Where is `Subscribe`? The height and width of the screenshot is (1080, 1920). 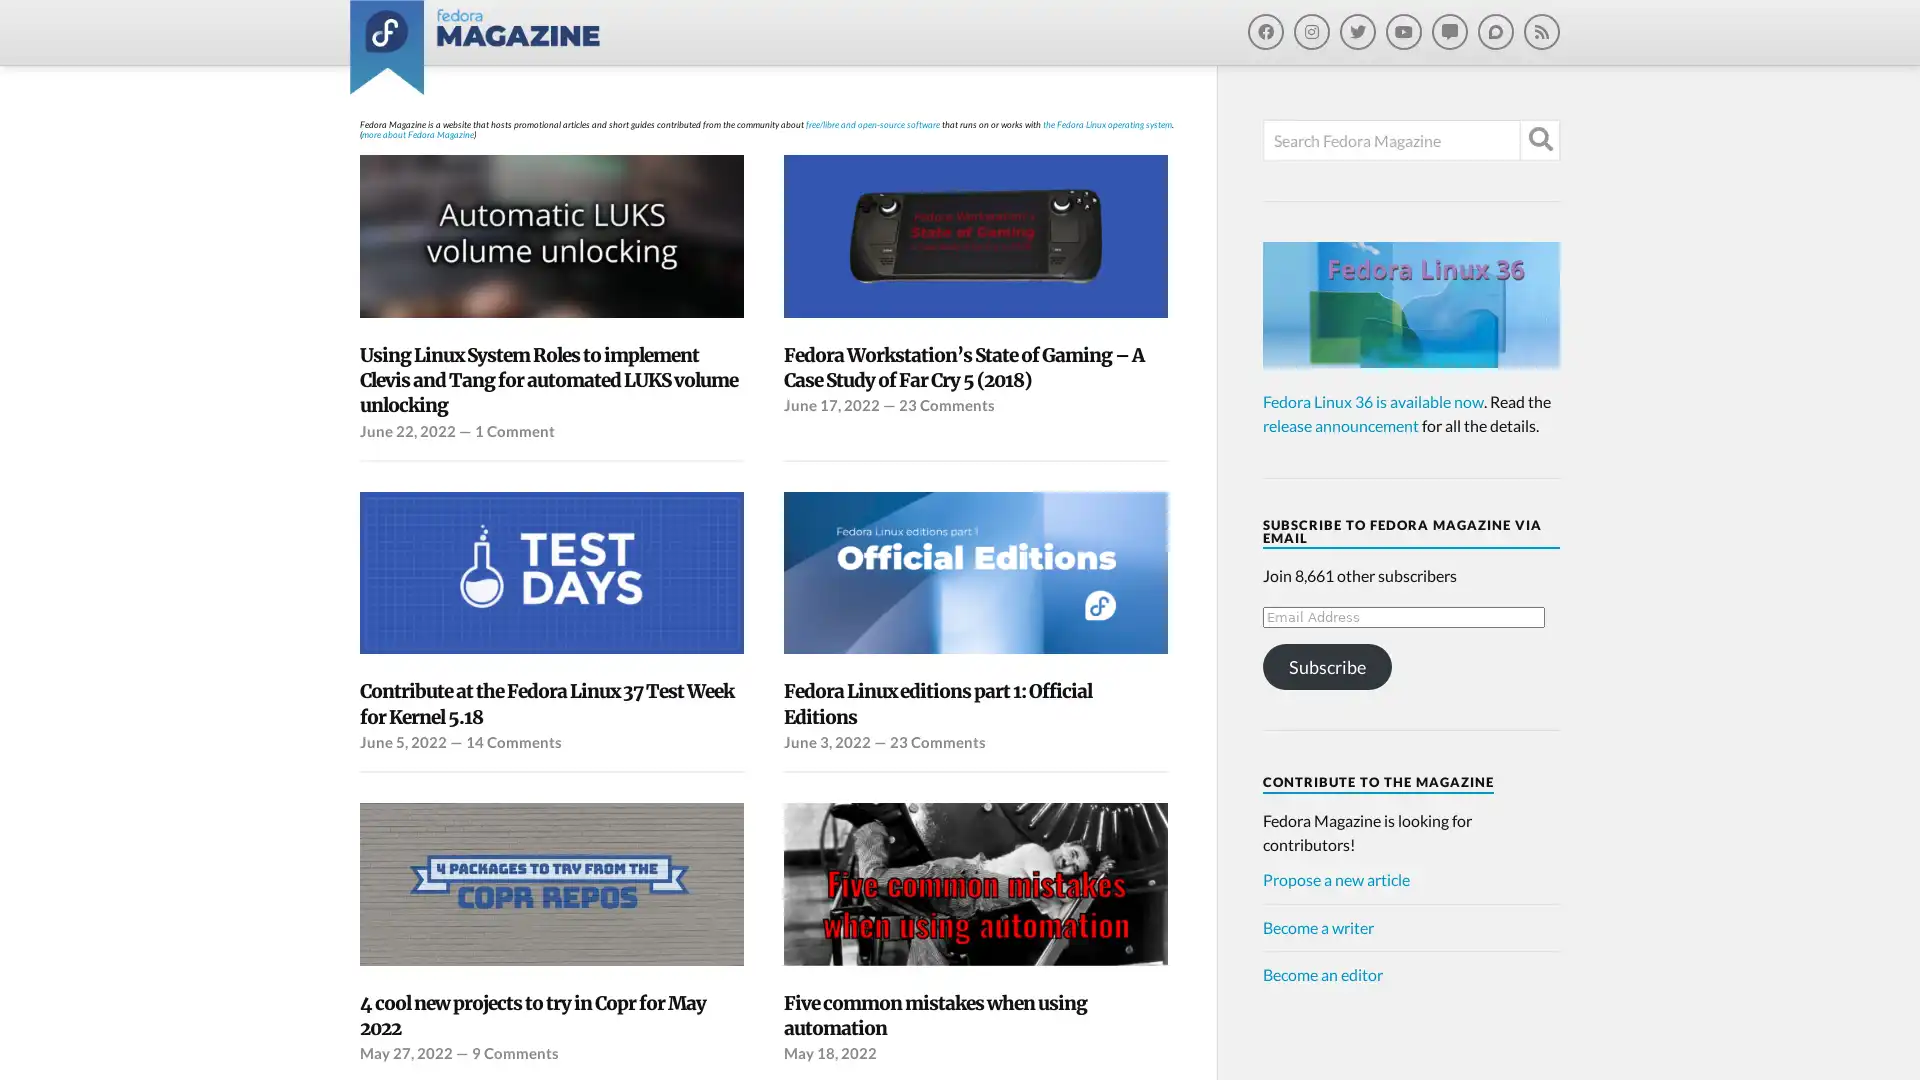
Subscribe is located at coordinates (1326, 667).